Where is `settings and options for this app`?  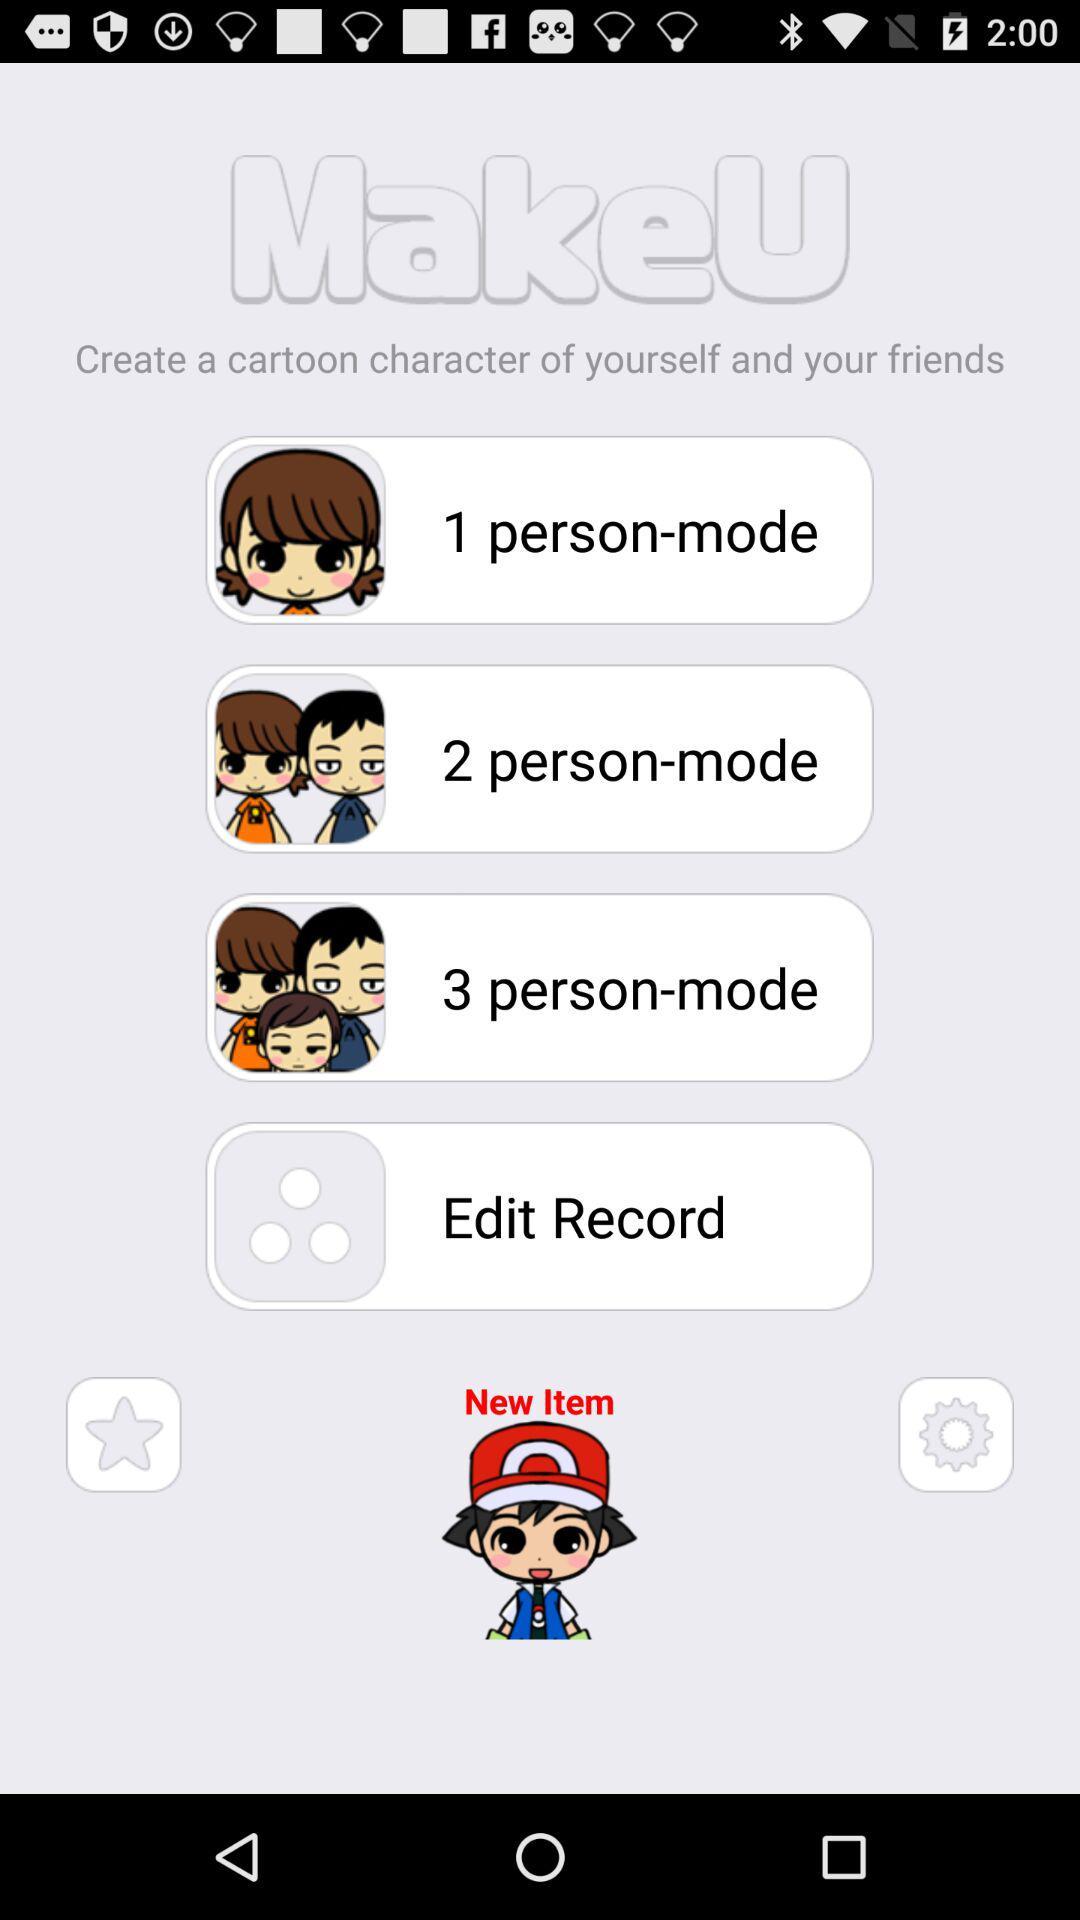
settings and options for this app is located at coordinates (955, 1433).